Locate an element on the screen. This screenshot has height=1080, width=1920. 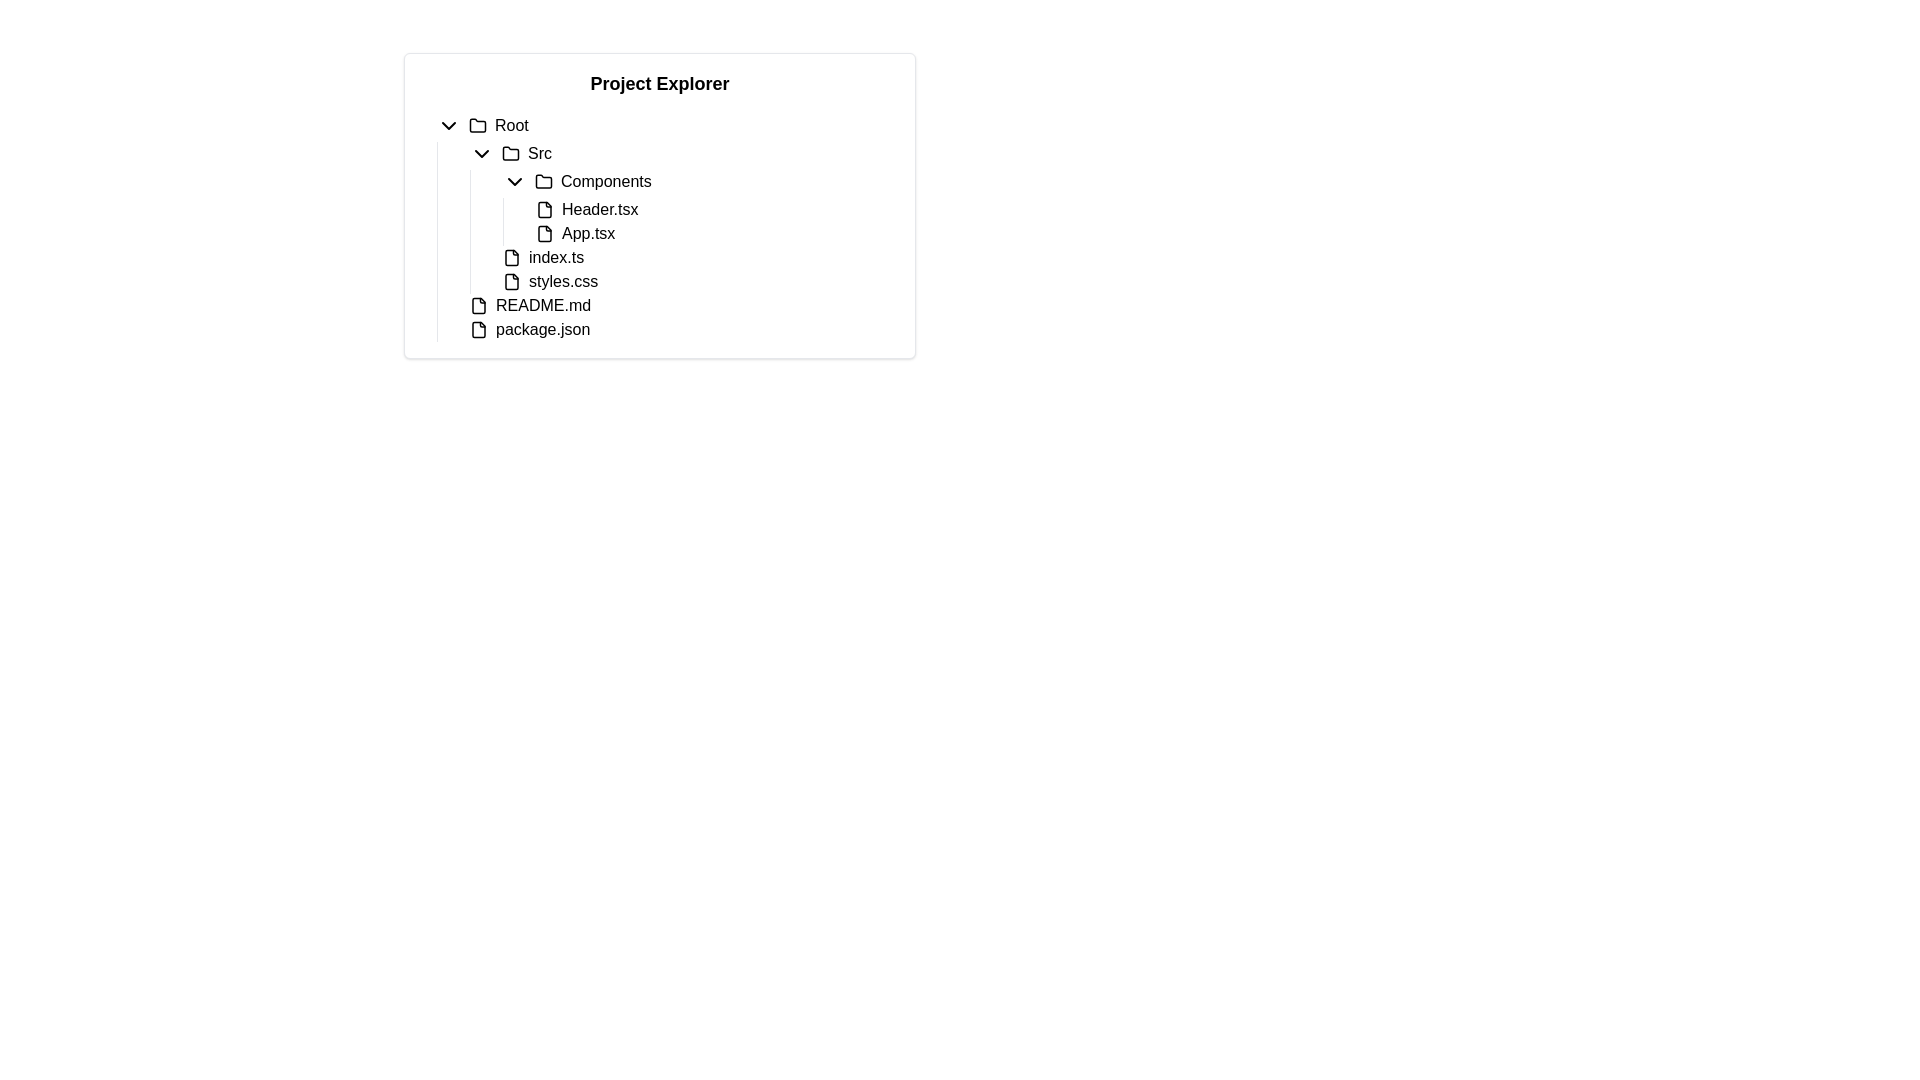
the small square icon resembling a document file, which is positioned beside the text 'styles.css' is located at coordinates (512, 281).